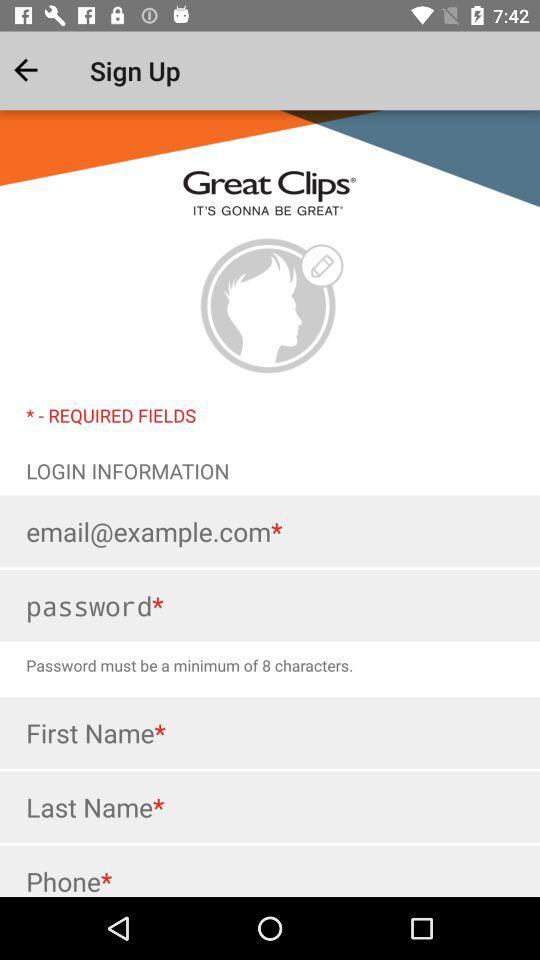 Image resolution: width=540 pixels, height=960 pixels. Describe the element at coordinates (270, 807) in the screenshot. I see `field for last name` at that location.